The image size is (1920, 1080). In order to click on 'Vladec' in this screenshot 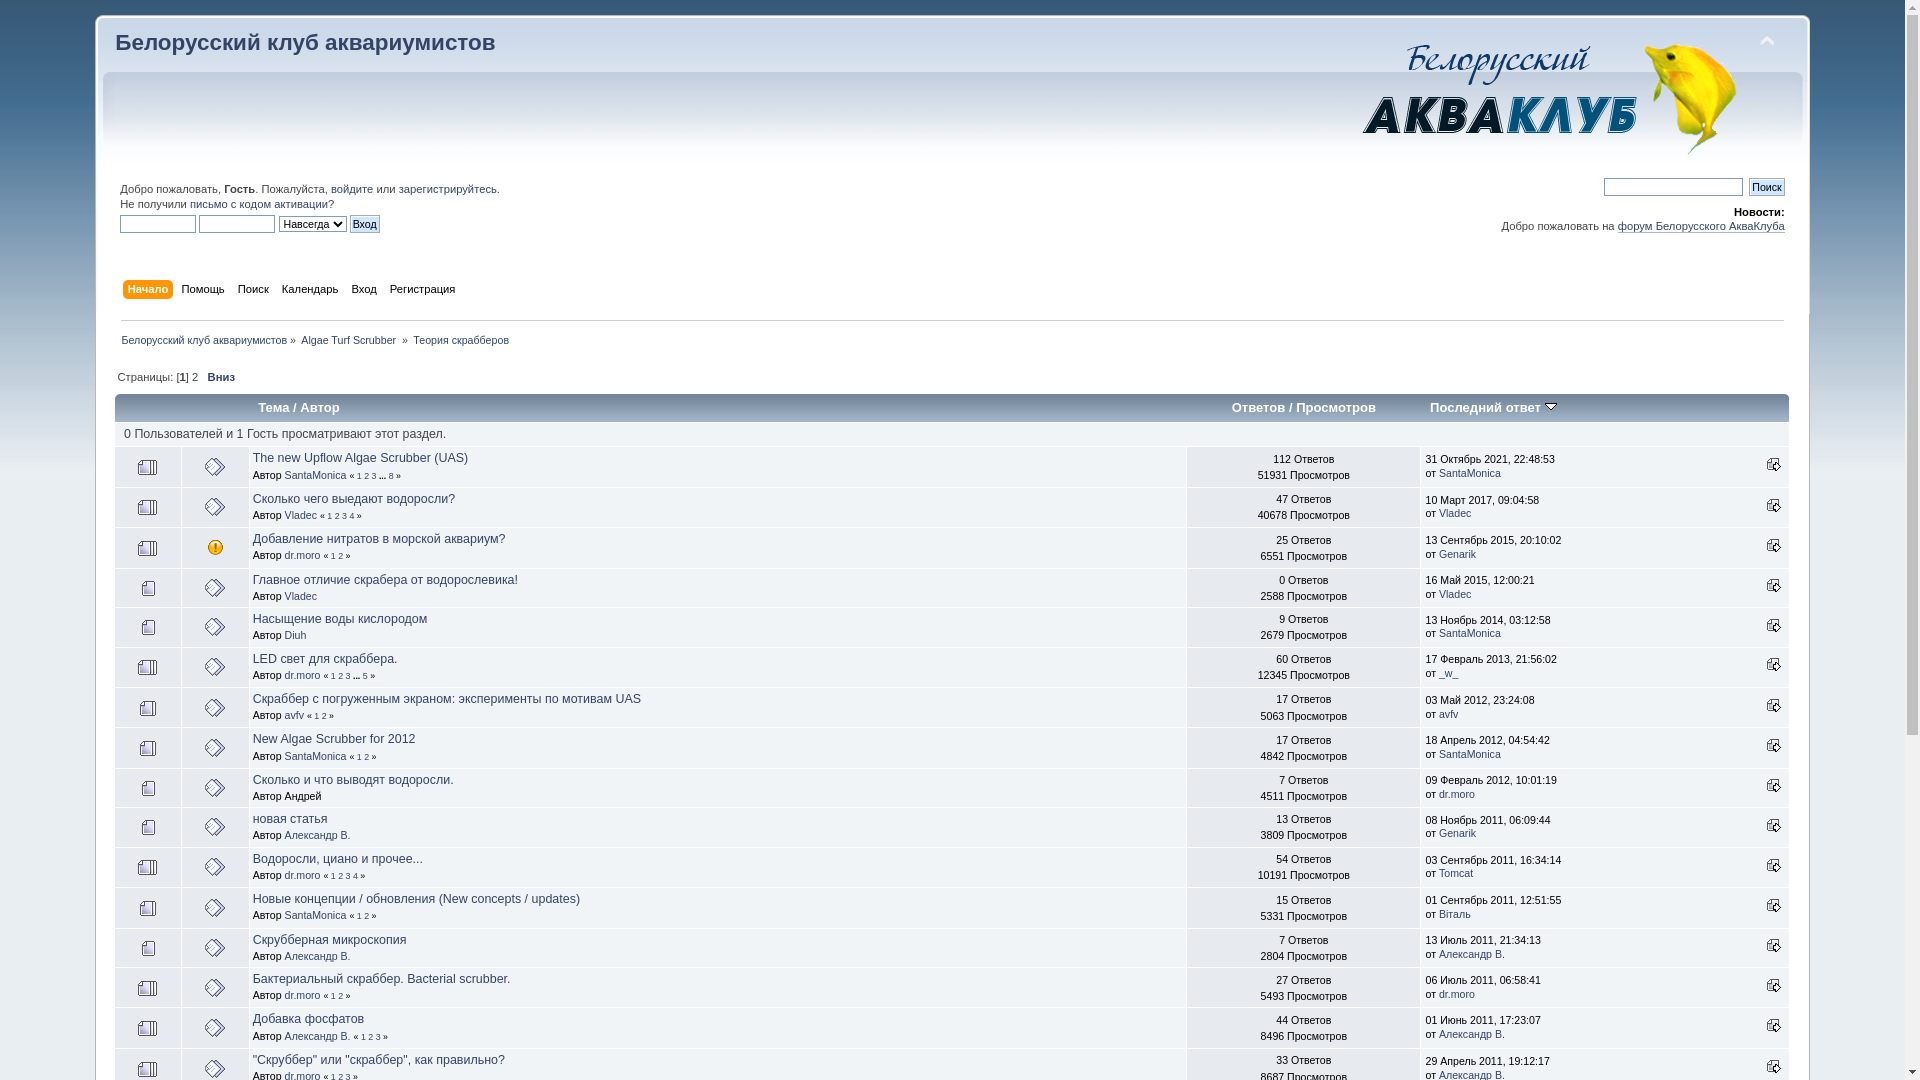, I will do `click(1454, 512)`.